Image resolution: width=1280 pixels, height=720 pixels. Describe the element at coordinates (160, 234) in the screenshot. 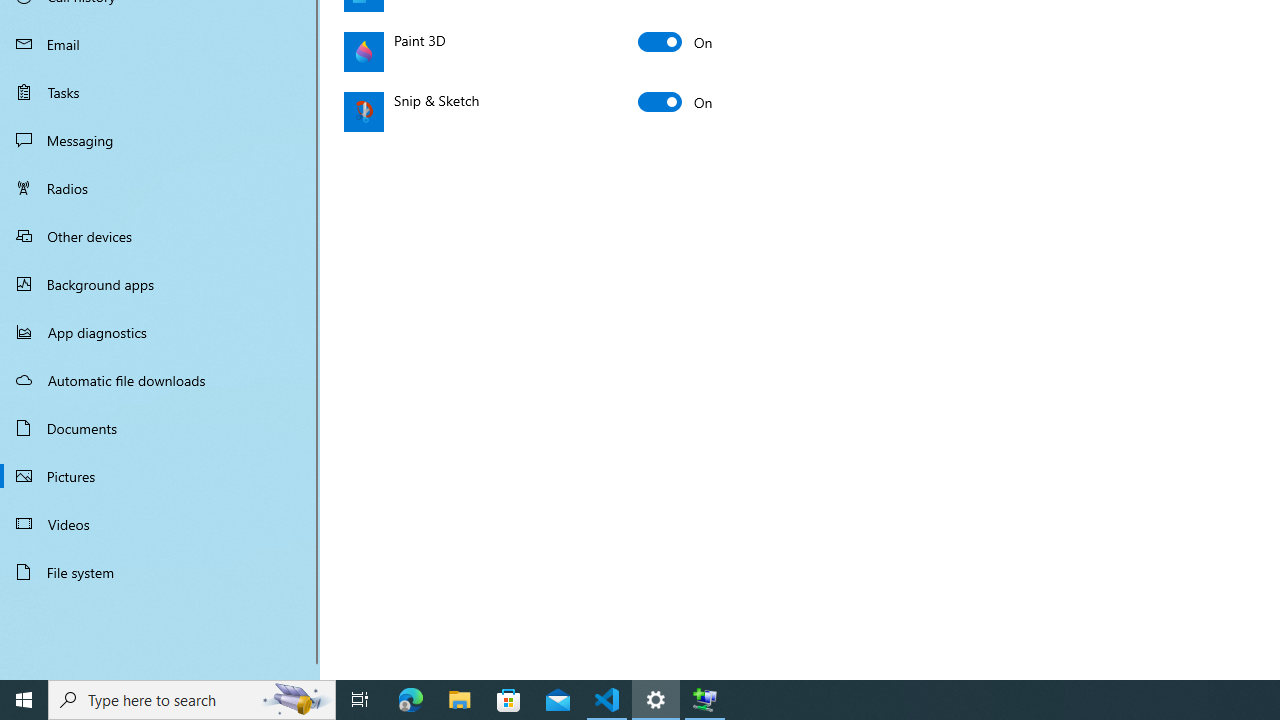

I see `'Other devices'` at that location.